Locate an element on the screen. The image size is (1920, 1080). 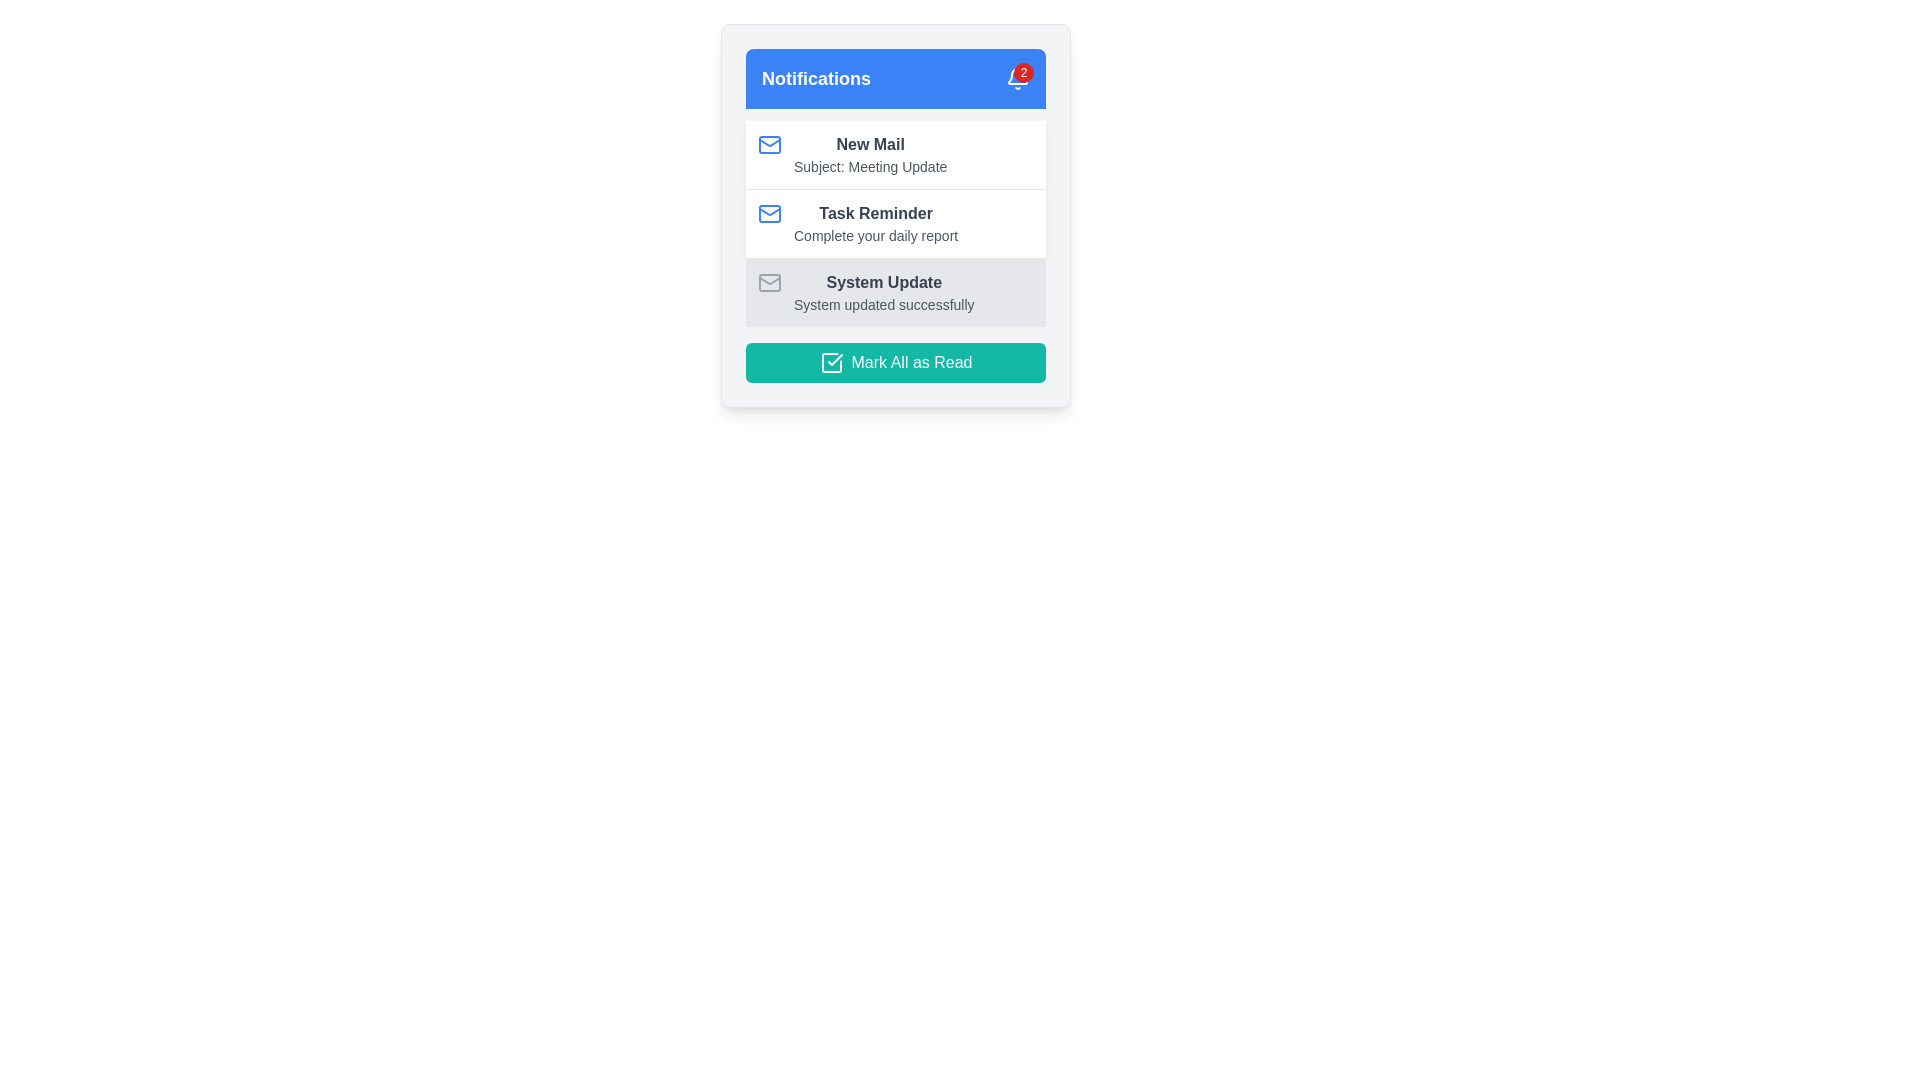
the gray rounded rectangle icon of the mail envelope, located in the bottom section of the 'System Update' notification card is located at coordinates (768, 282).